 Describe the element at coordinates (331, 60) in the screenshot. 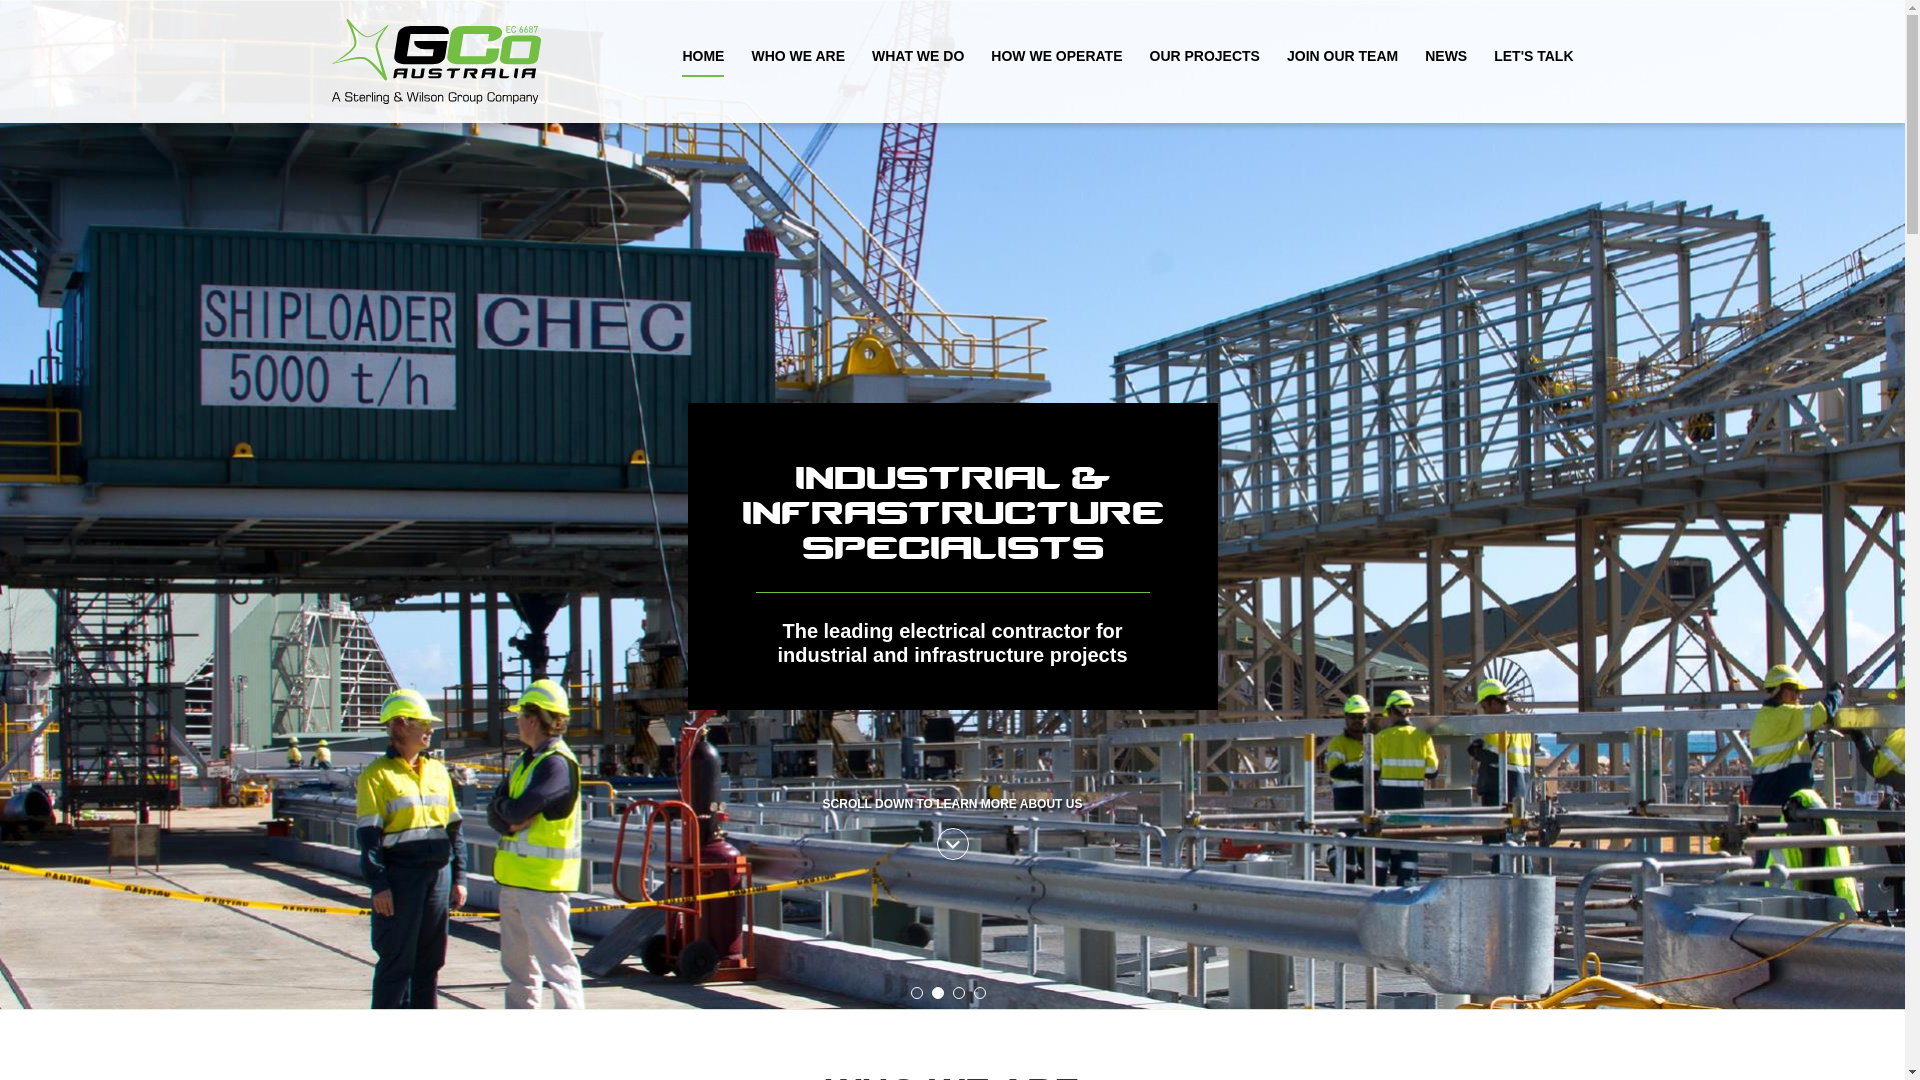

I see `'GCo Electrical Home Page'` at that location.